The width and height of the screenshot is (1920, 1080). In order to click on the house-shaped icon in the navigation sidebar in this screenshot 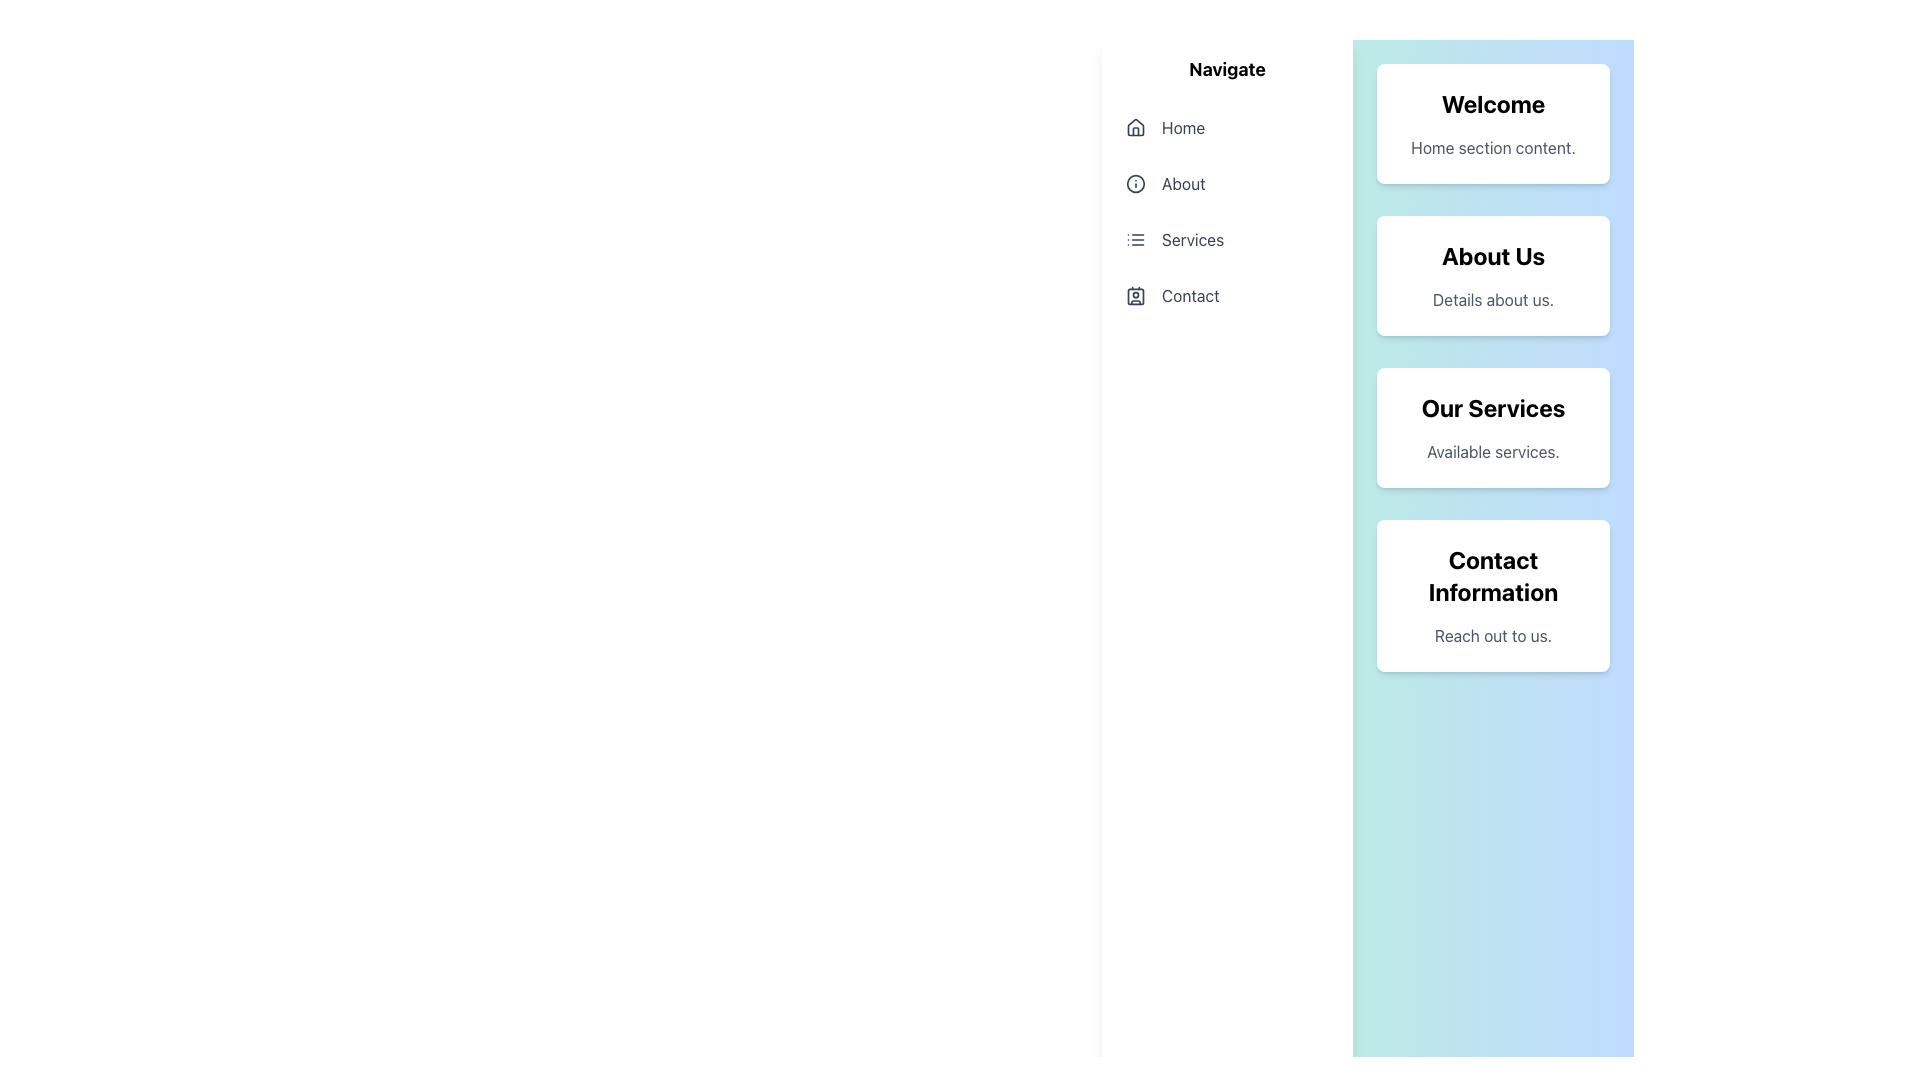, I will do `click(1136, 127)`.